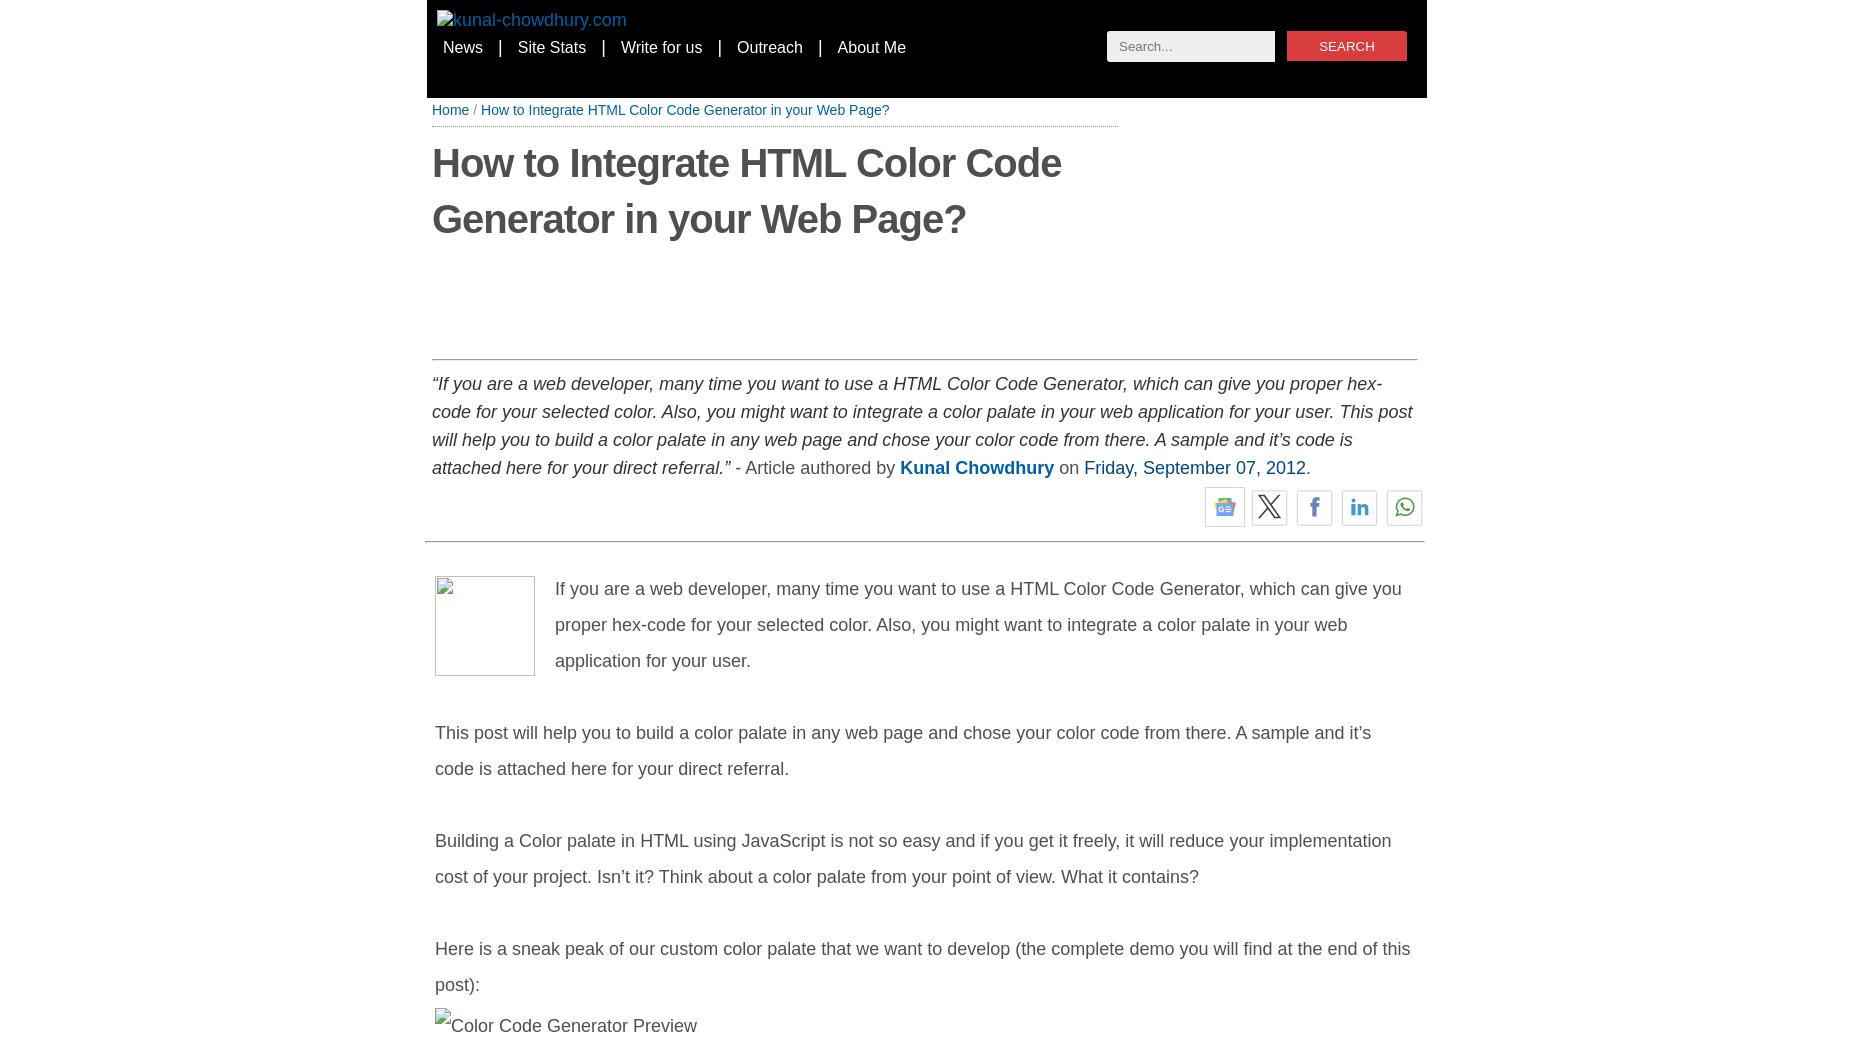 Image resolution: width=1850 pixels, height=1049 pixels. What do you see at coordinates (814, 467) in the screenshot?
I see `'- Article authored by'` at bounding box center [814, 467].